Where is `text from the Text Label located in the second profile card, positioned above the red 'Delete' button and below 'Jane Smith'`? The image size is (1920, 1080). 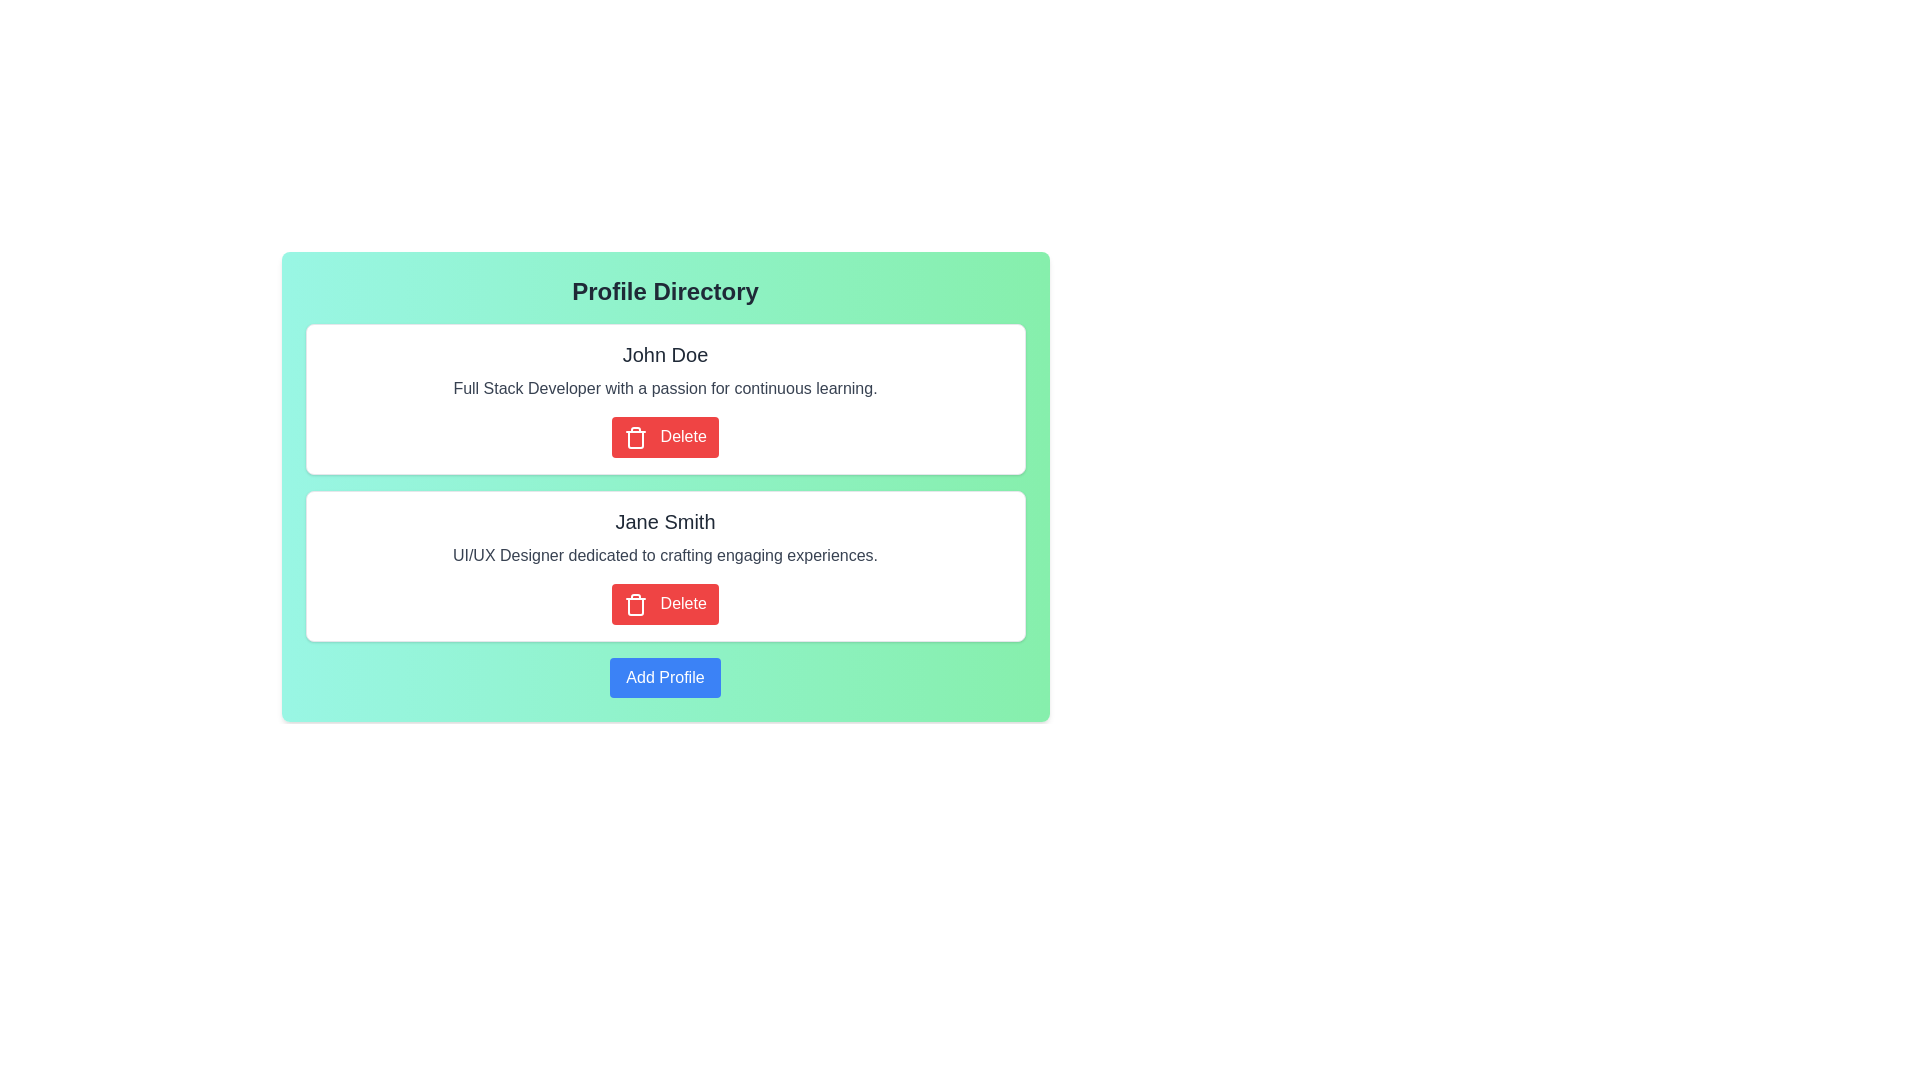 text from the Text Label located in the second profile card, positioned above the red 'Delete' button and below 'Jane Smith' is located at coordinates (665, 555).